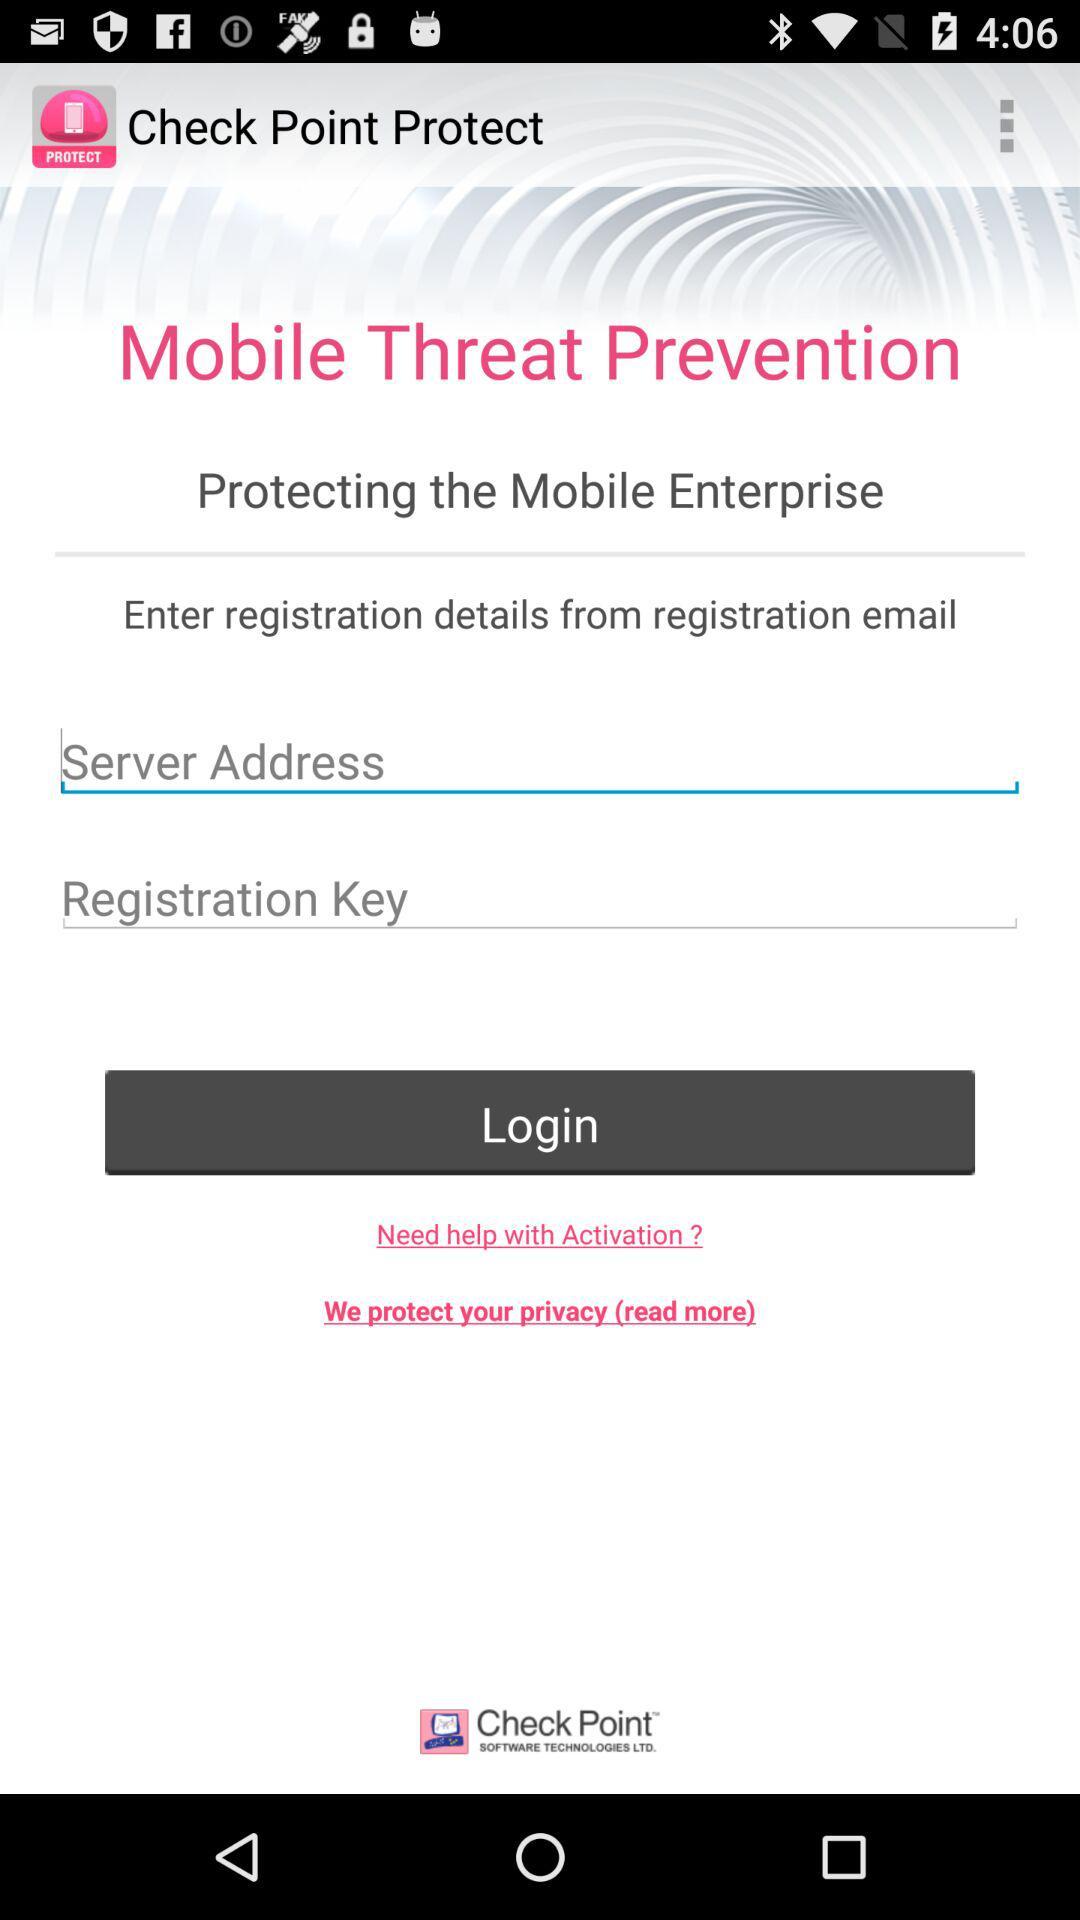 The height and width of the screenshot is (1920, 1080). What do you see at coordinates (540, 896) in the screenshot?
I see `key` at bounding box center [540, 896].